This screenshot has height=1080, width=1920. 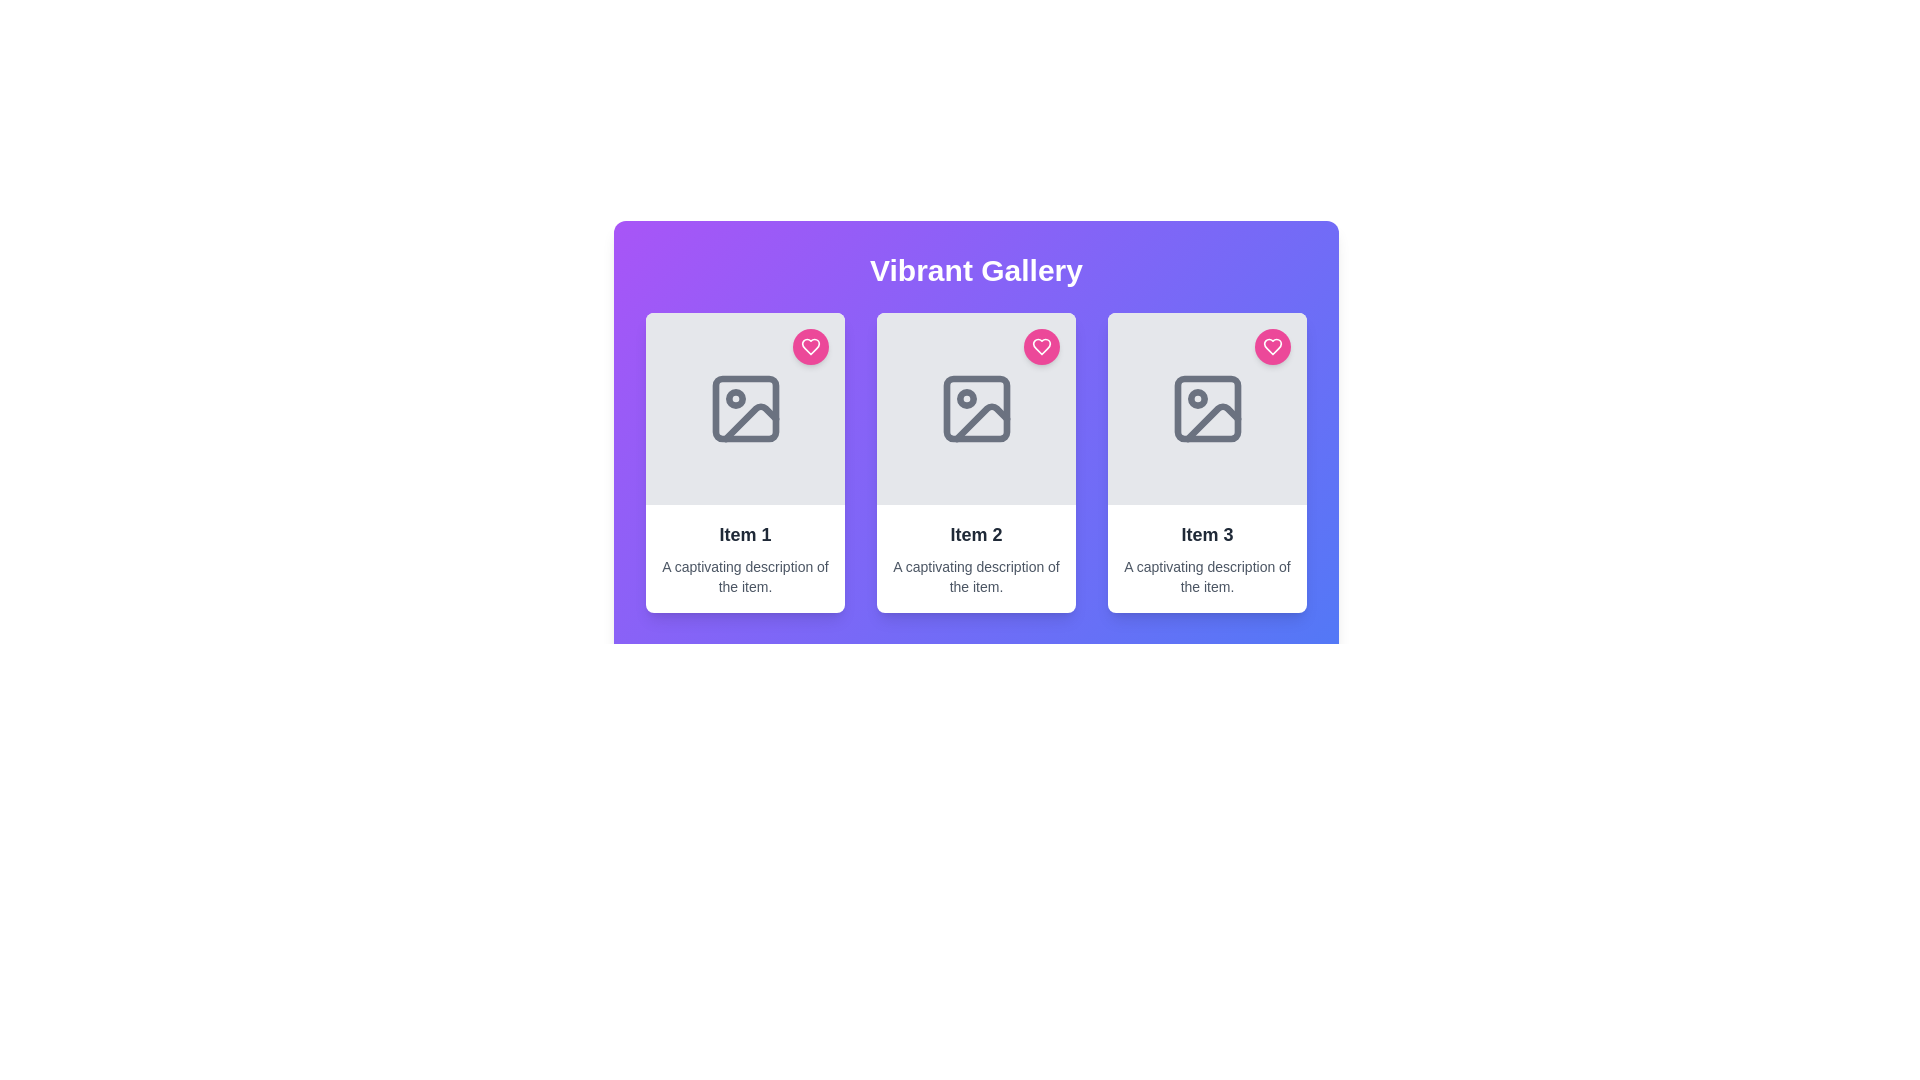 I want to click on the text element that reads 'A captivating description of the item.' which is styled in gray and positioned below the header 'Item 2' in the second card of the gallery, so click(x=976, y=577).